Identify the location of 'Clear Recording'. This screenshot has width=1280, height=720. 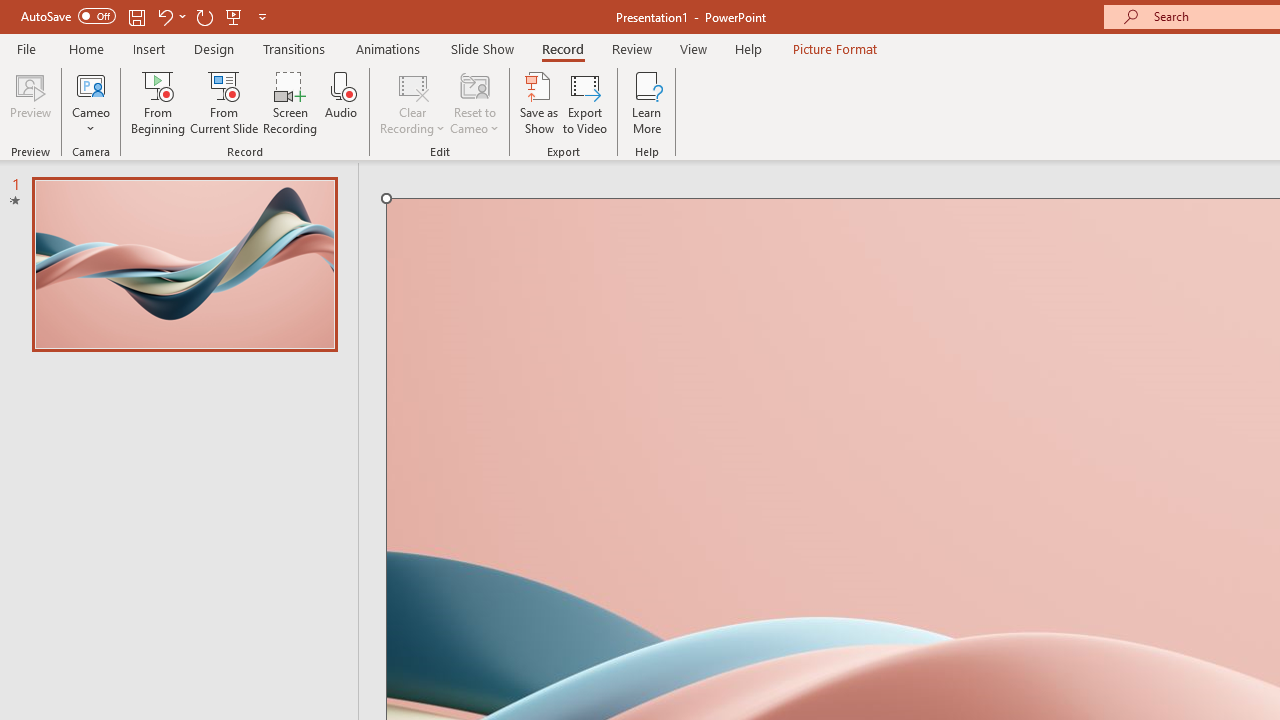
(411, 103).